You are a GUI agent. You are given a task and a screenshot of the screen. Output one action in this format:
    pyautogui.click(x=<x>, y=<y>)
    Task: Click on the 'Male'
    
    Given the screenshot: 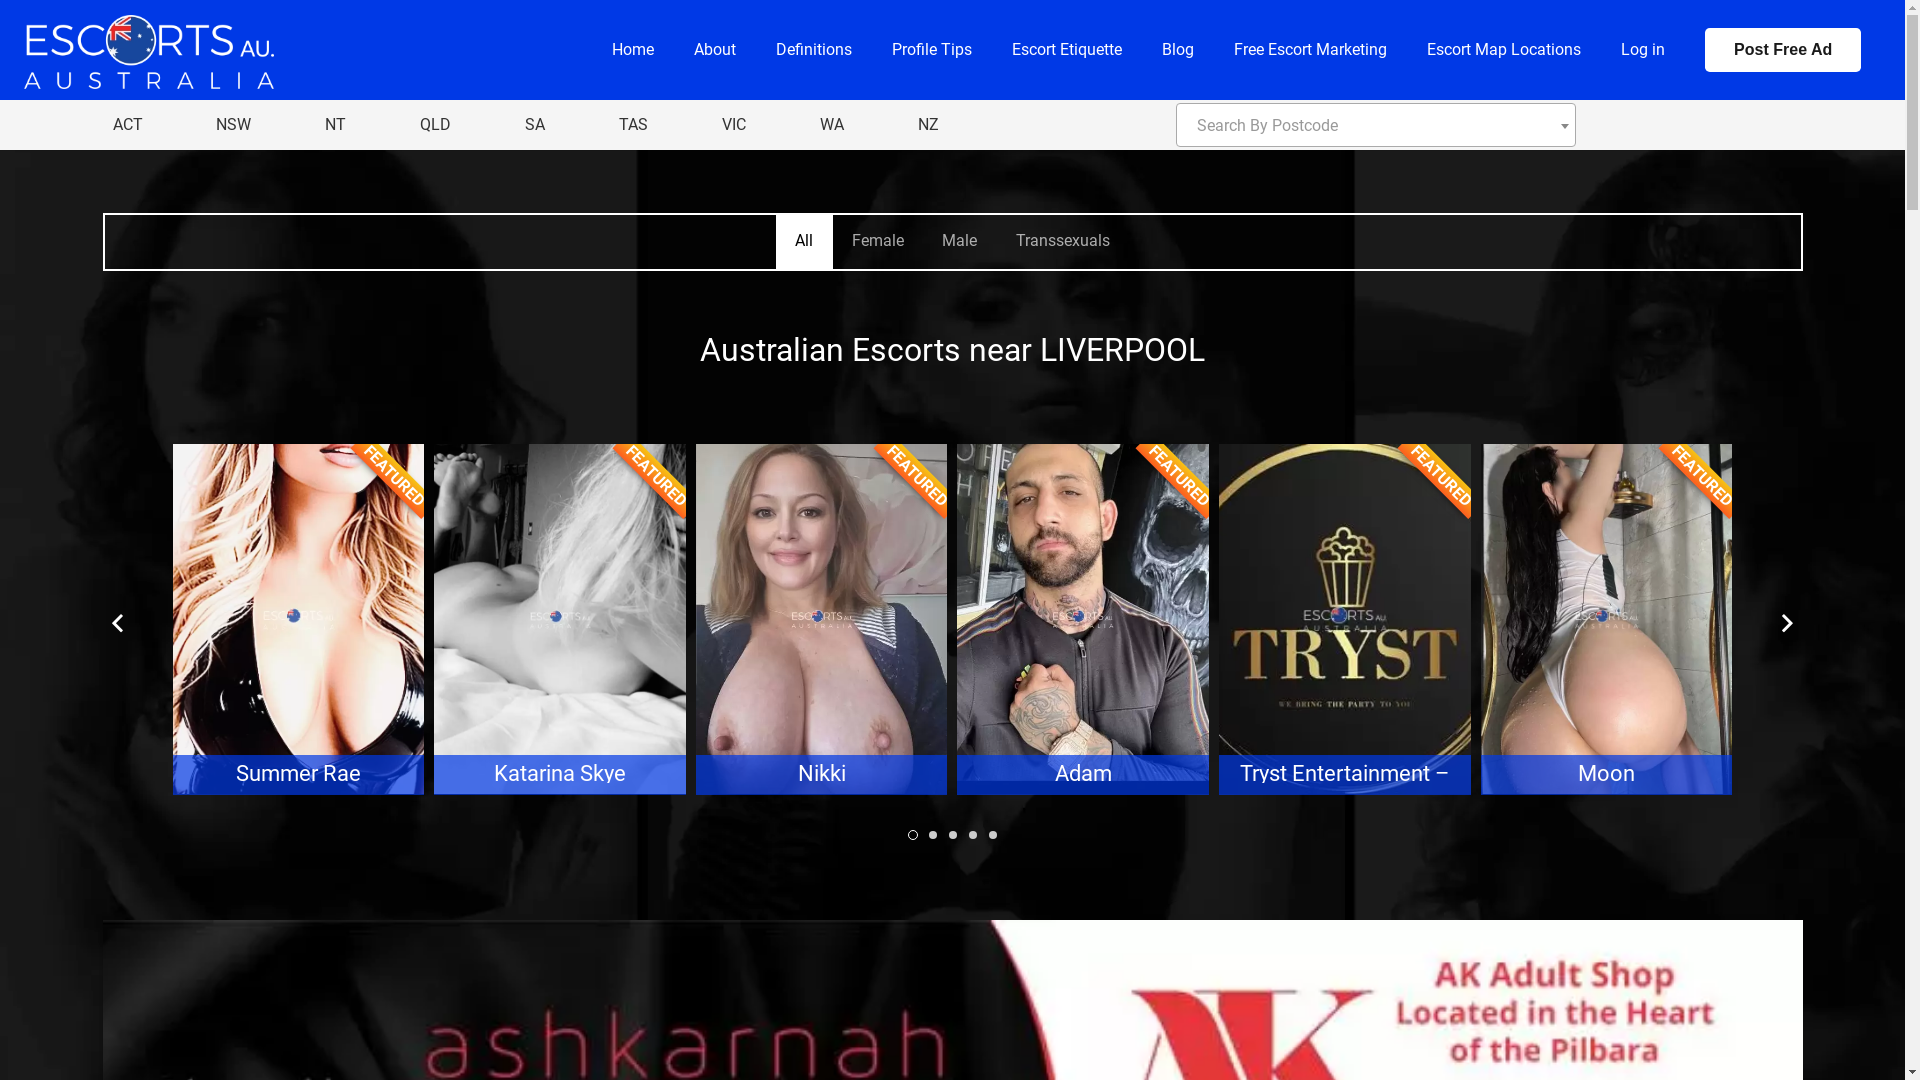 What is the action you would take?
    pyautogui.click(x=958, y=241)
    